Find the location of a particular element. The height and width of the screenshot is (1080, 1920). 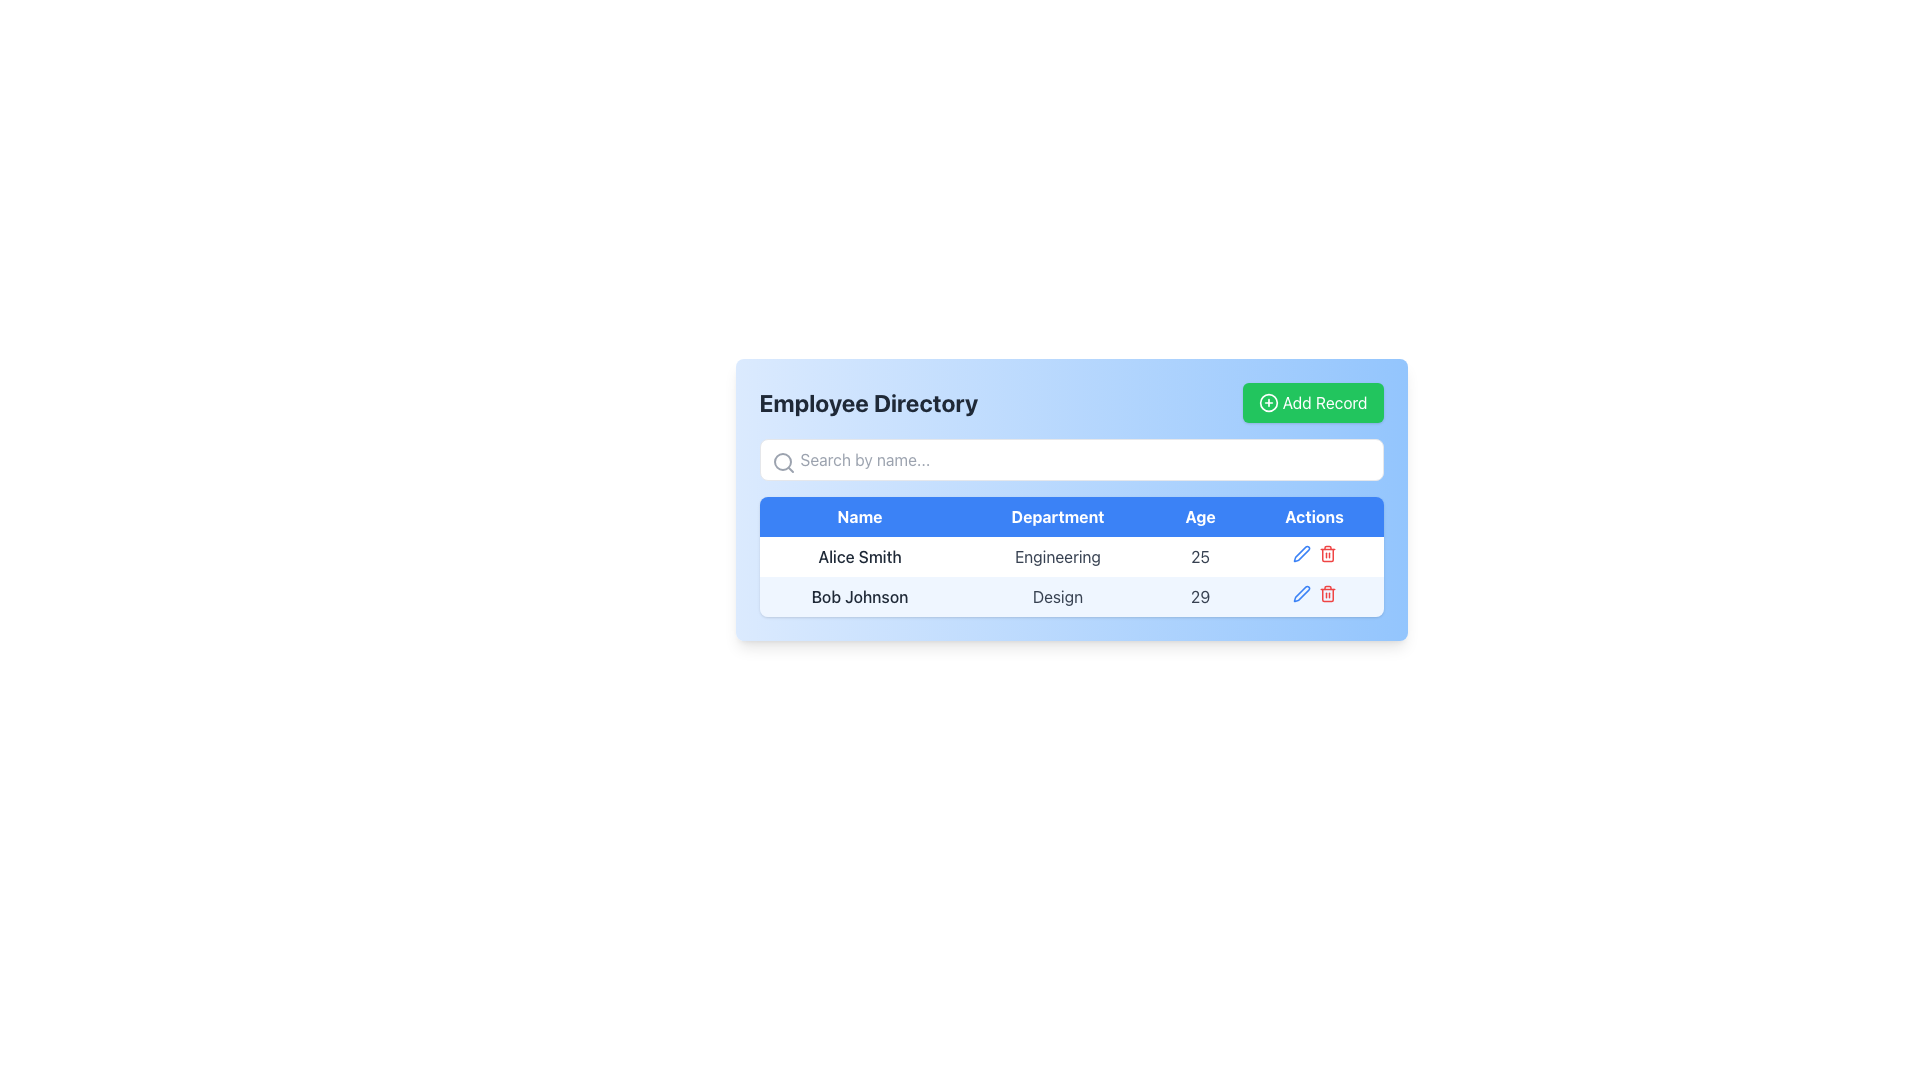

the text label 'Age' which has a blue background and white text, positioned in the third column of the table header is located at coordinates (1200, 515).